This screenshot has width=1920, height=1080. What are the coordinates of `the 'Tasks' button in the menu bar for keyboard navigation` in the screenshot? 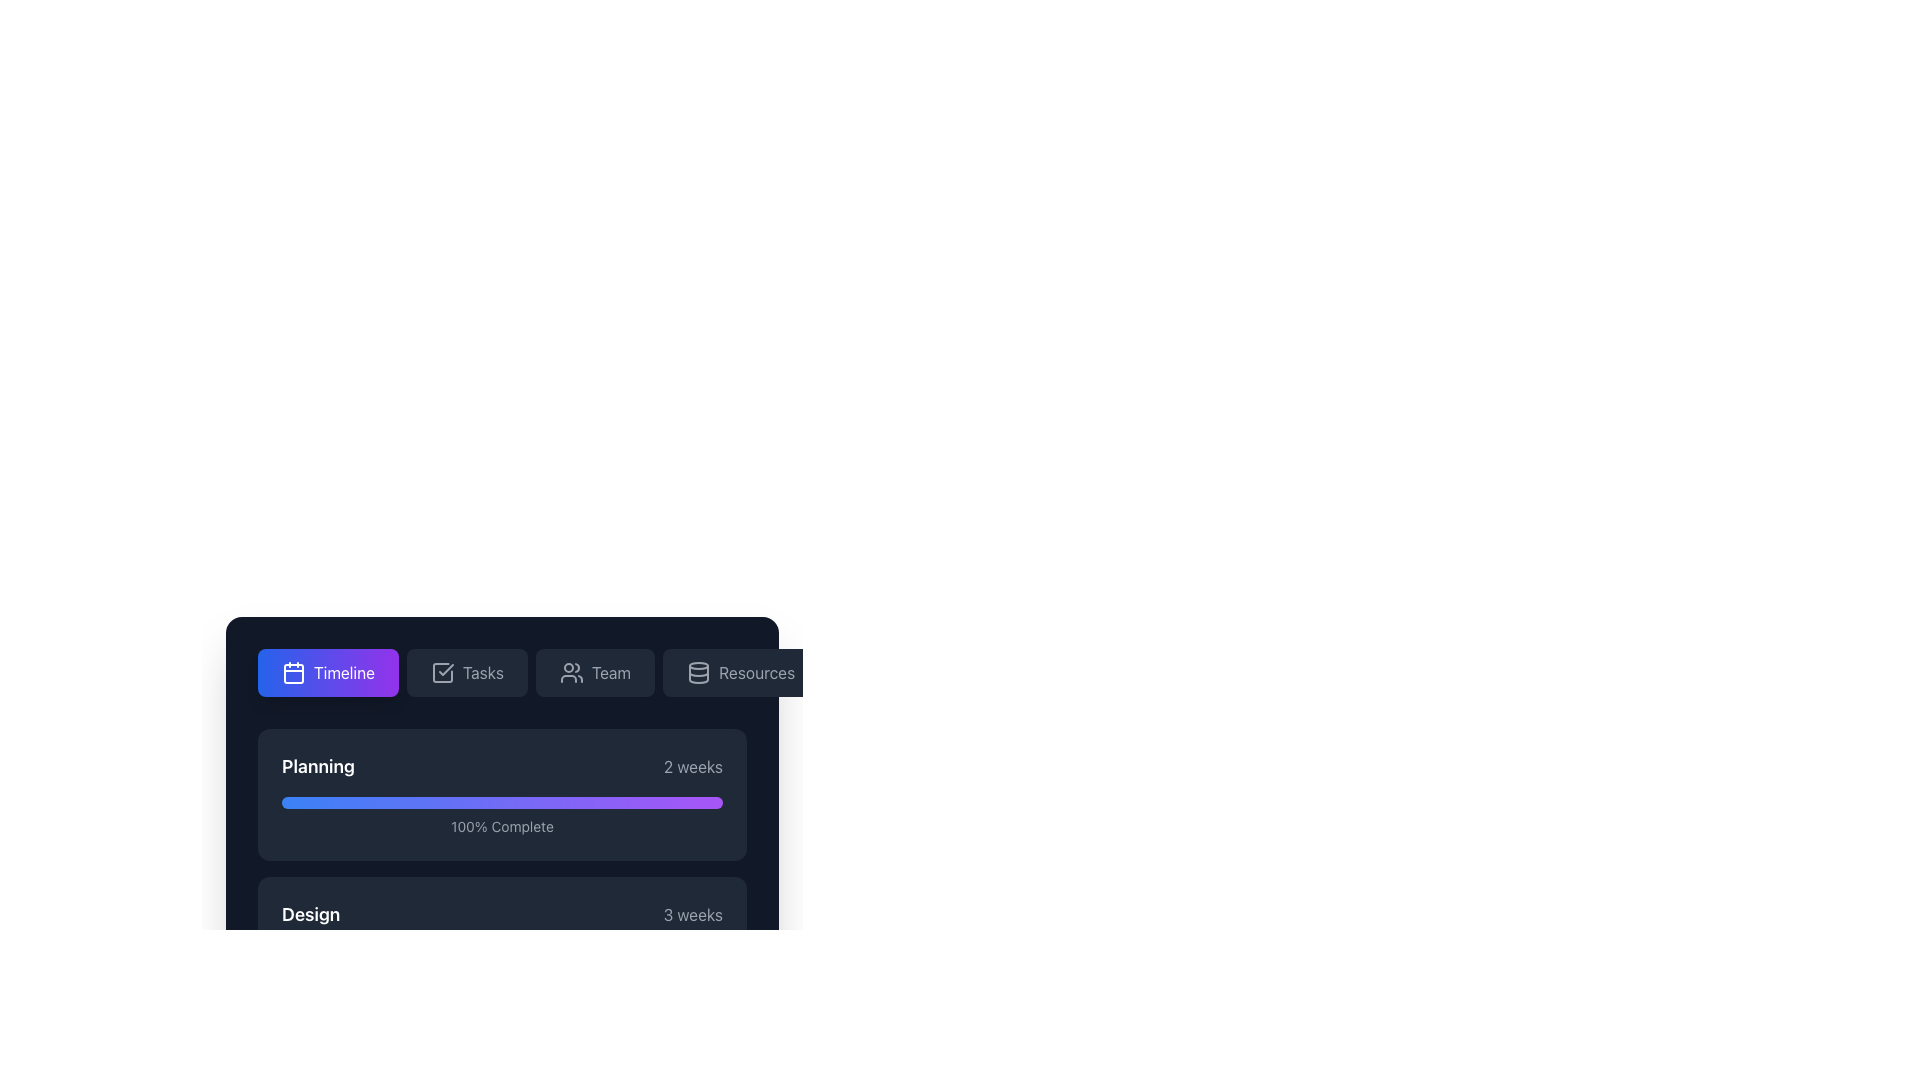 It's located at (502, 672).